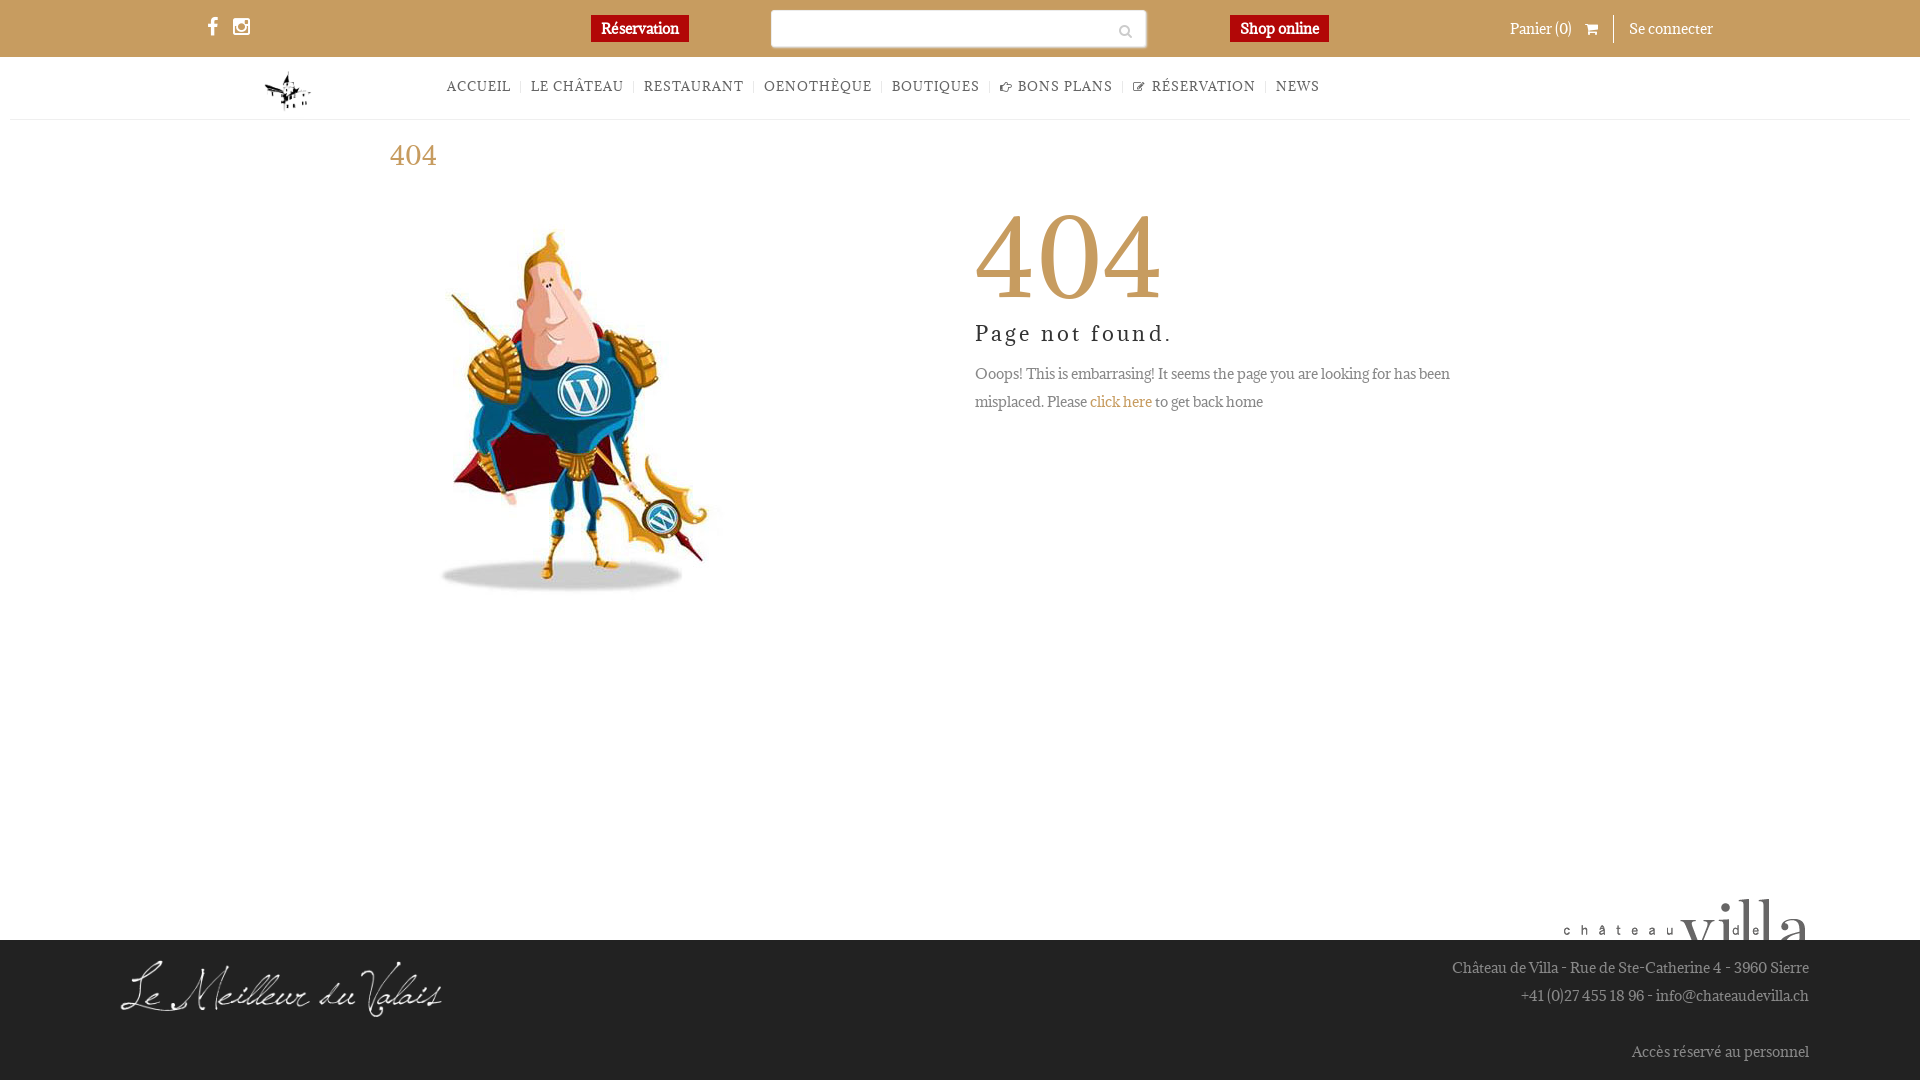  What do you see at coordinates (1121, 401) in the screenshot?
I see `'click here'` at bounding box center [1121, 401].